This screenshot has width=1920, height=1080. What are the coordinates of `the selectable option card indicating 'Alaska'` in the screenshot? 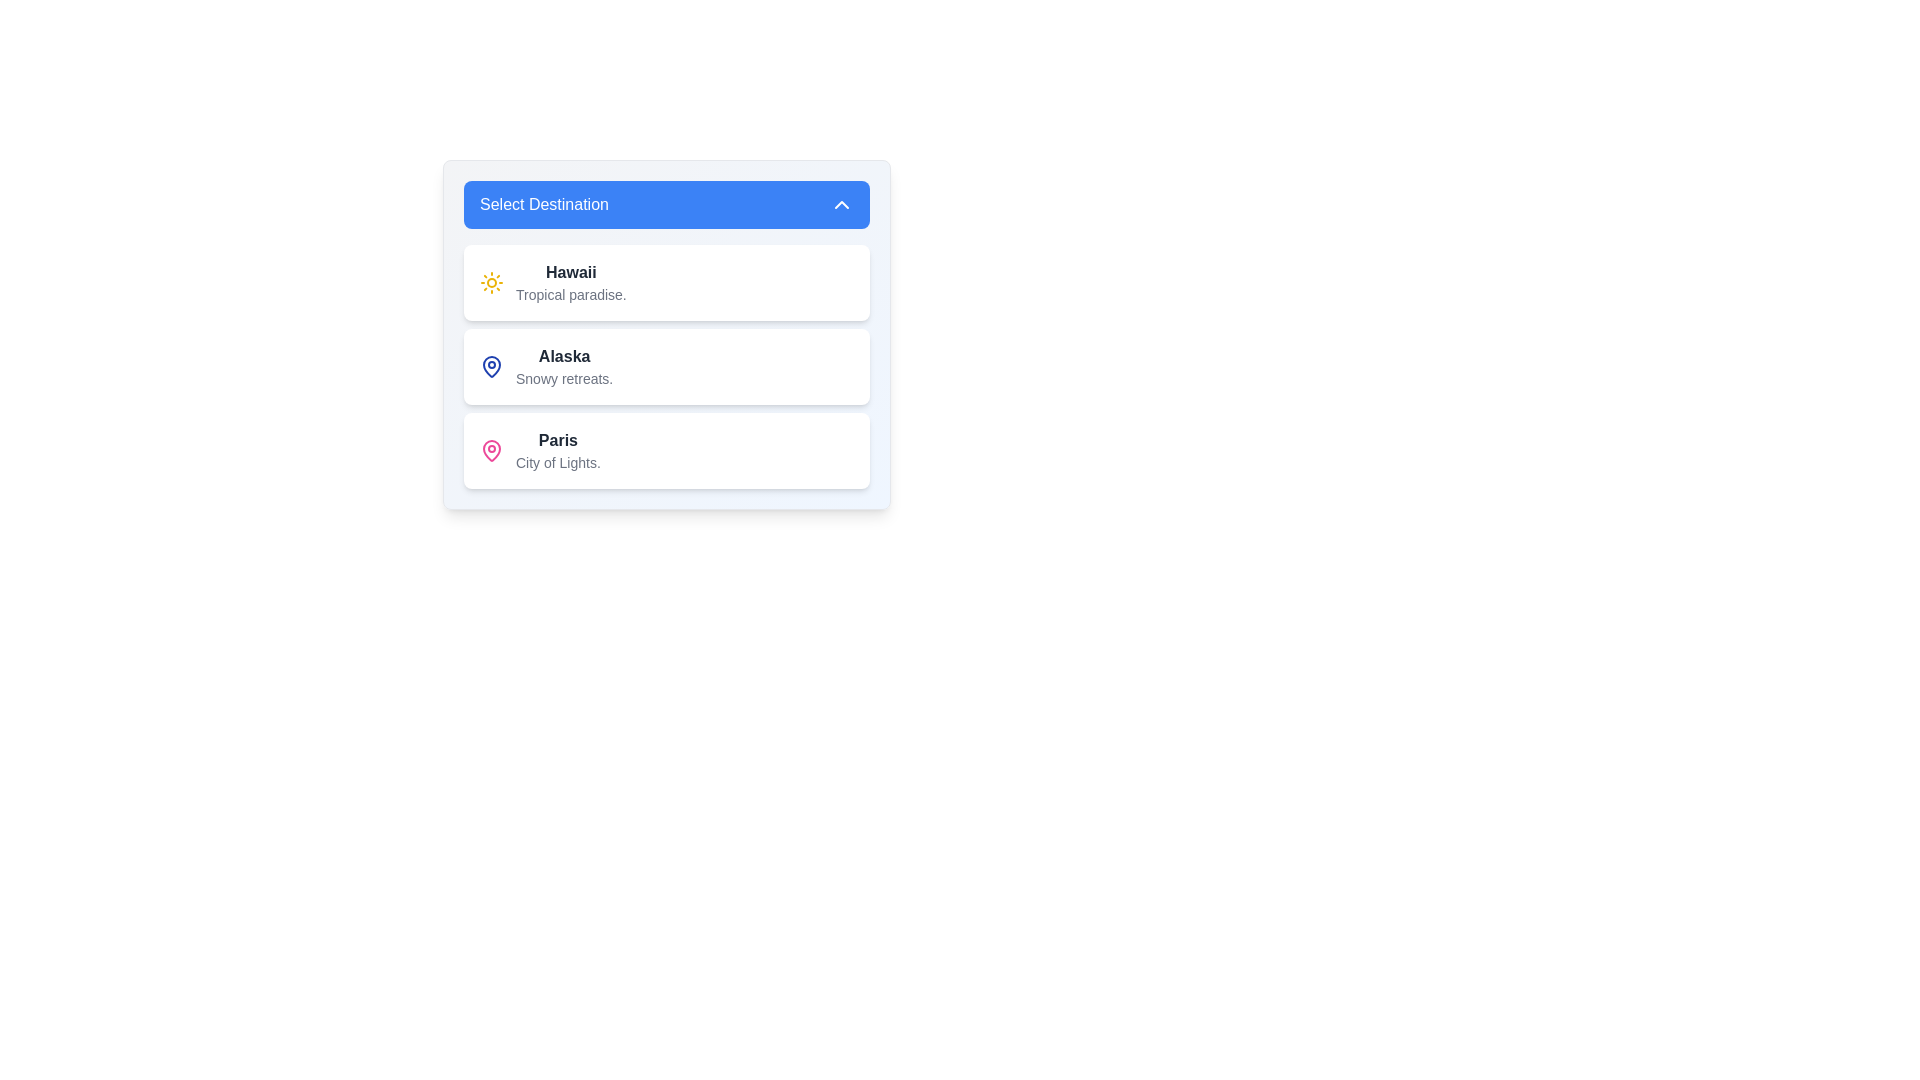 It's located at (667, 366).